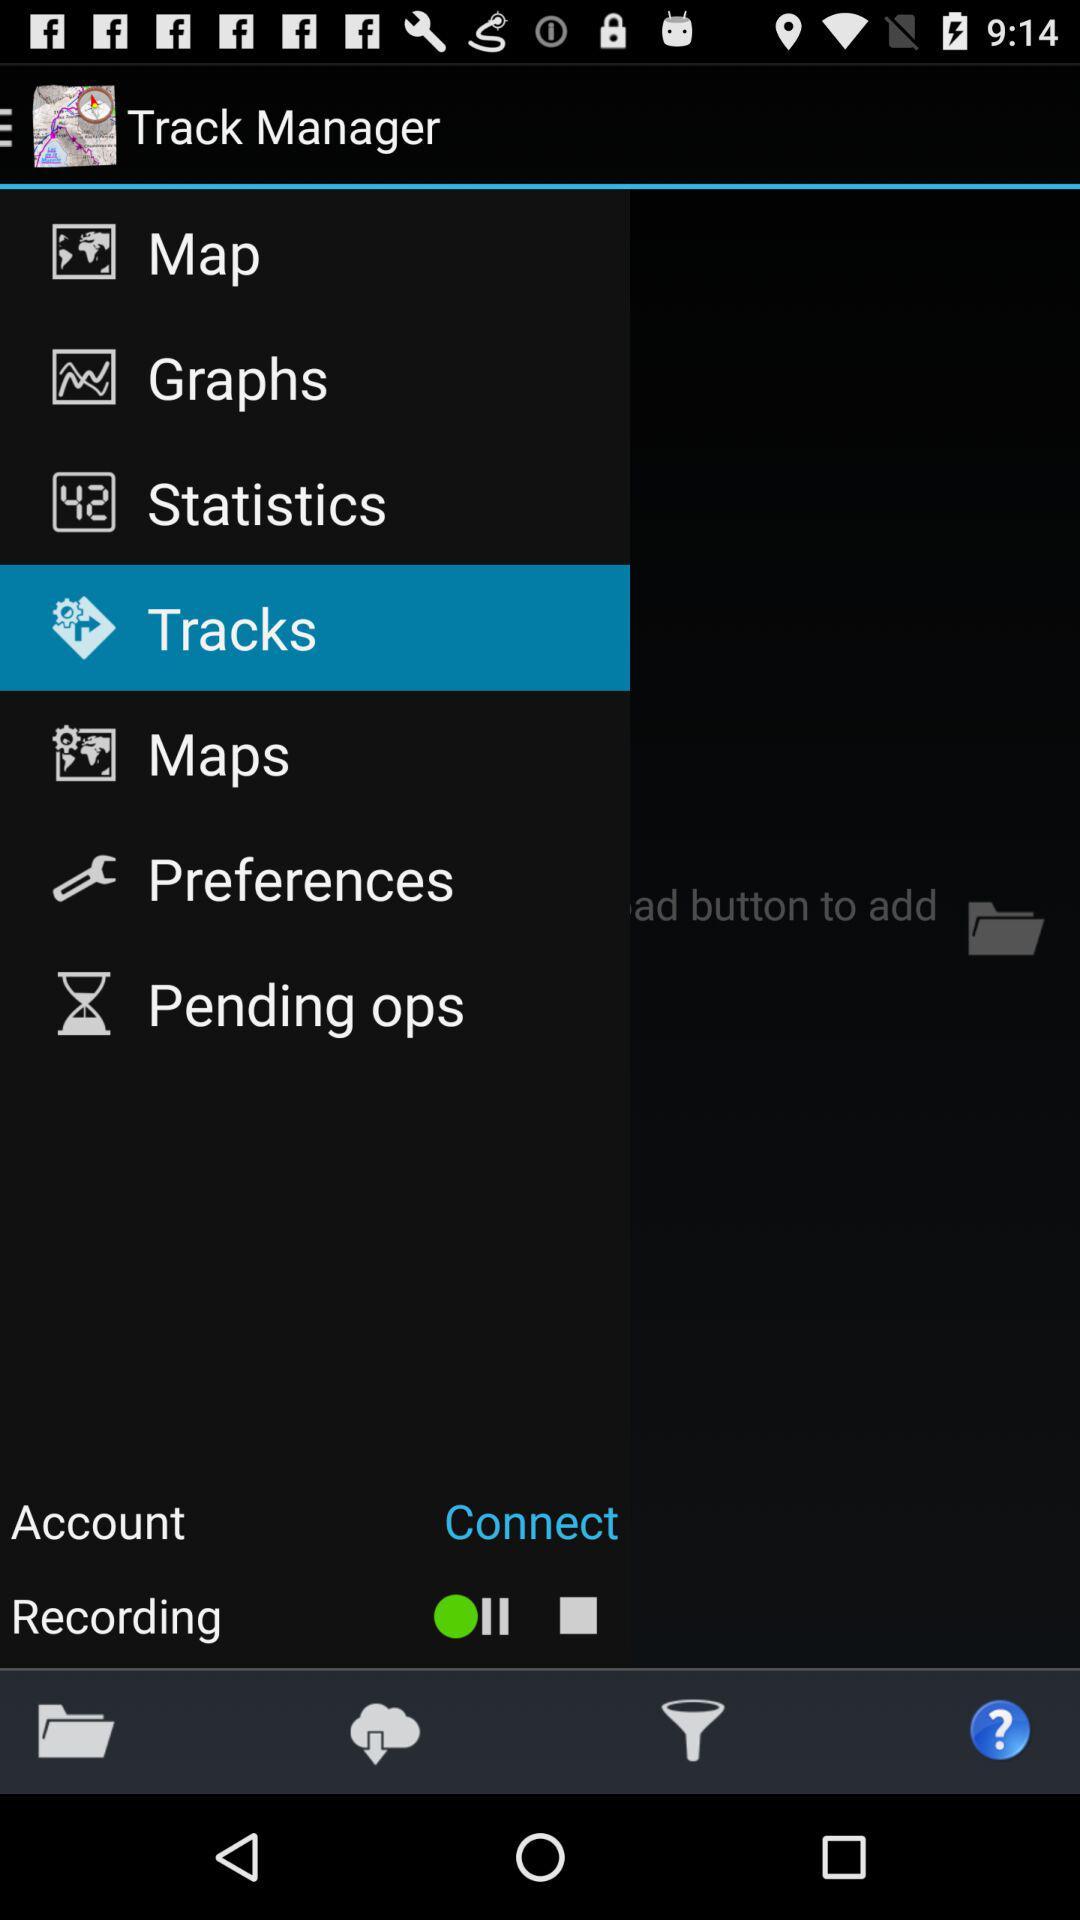 The height and width of the screenshot is (1920, 1080). Describe the element at coordinates (315, 251) in the screenshot. I see `the map app` at that location.